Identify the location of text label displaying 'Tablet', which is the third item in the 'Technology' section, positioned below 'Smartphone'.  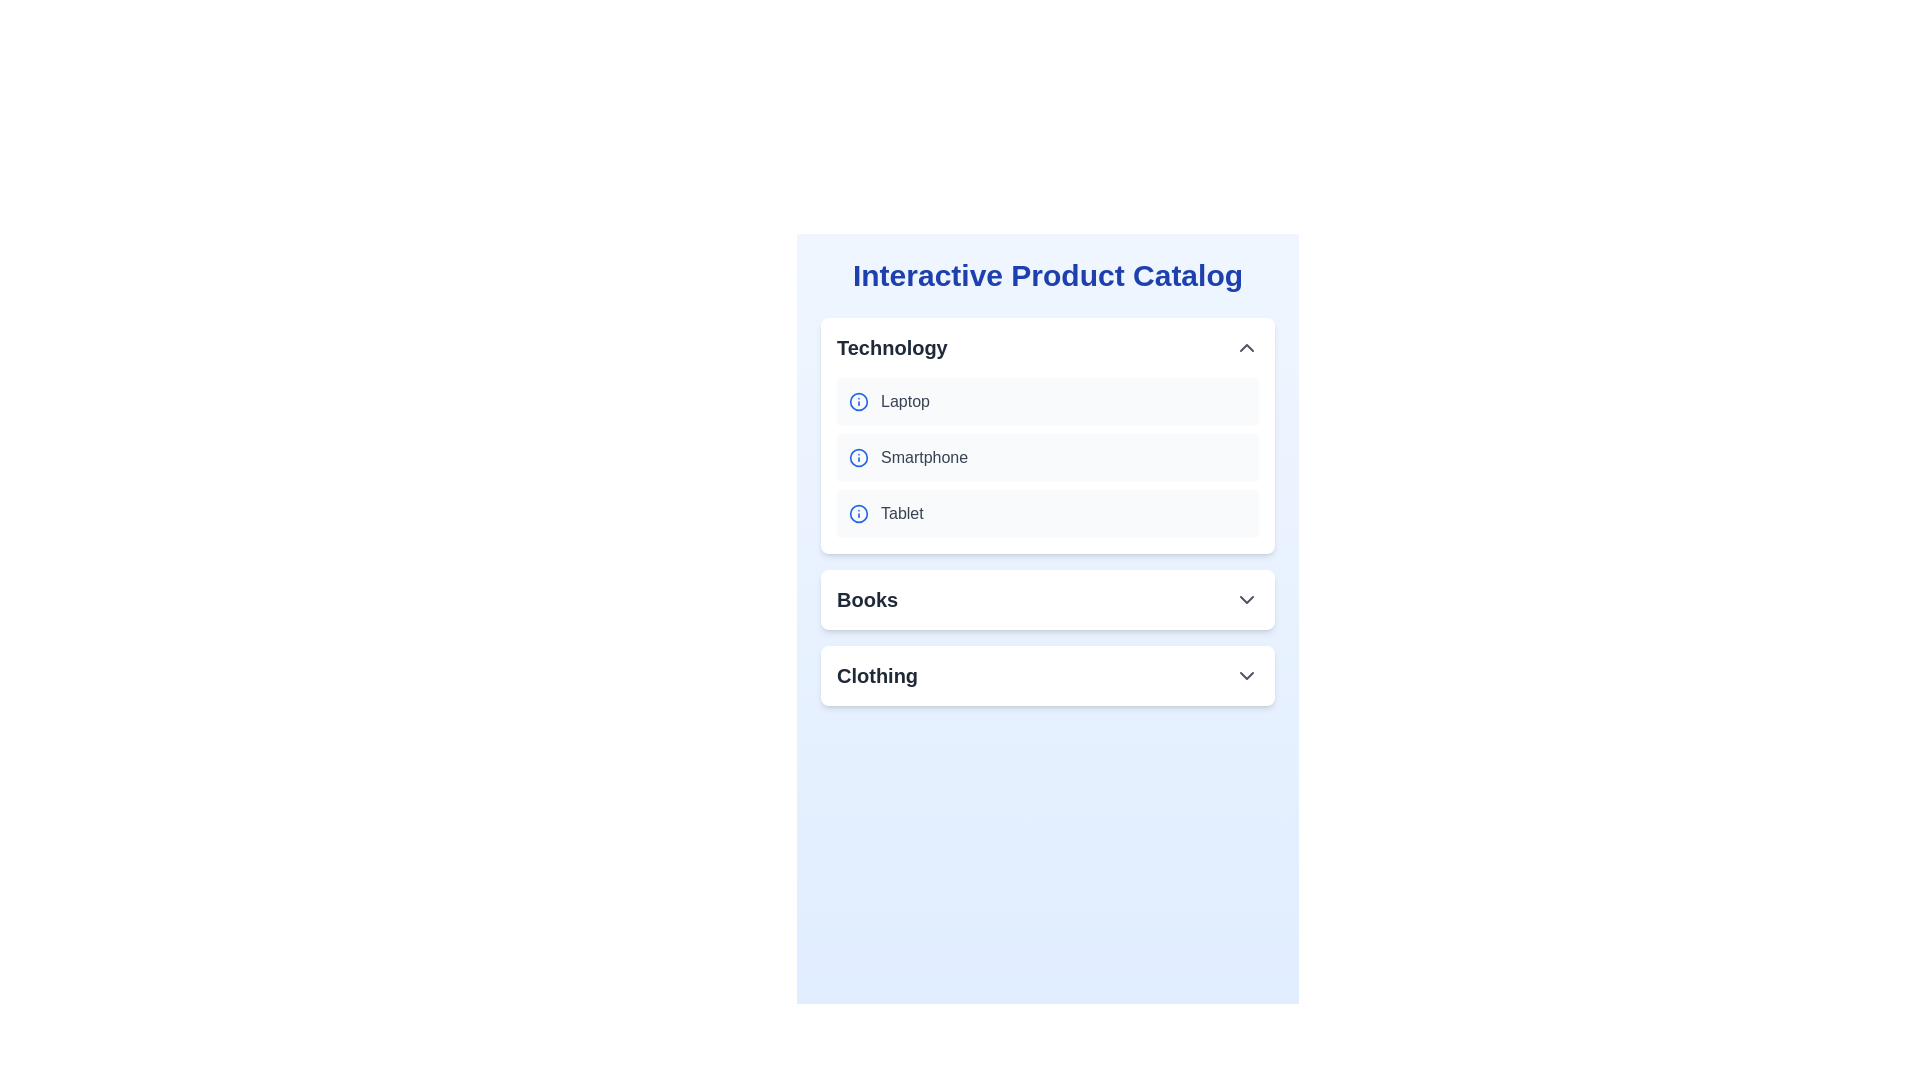
(901, 512).